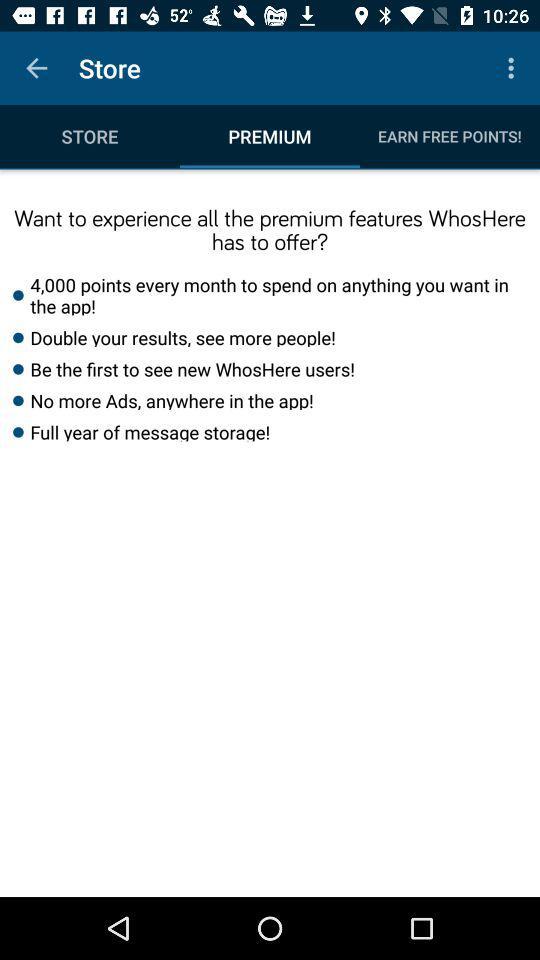 The image size is (540, 960). I want to click on icon above earn free points! icon, so click(513, 68).